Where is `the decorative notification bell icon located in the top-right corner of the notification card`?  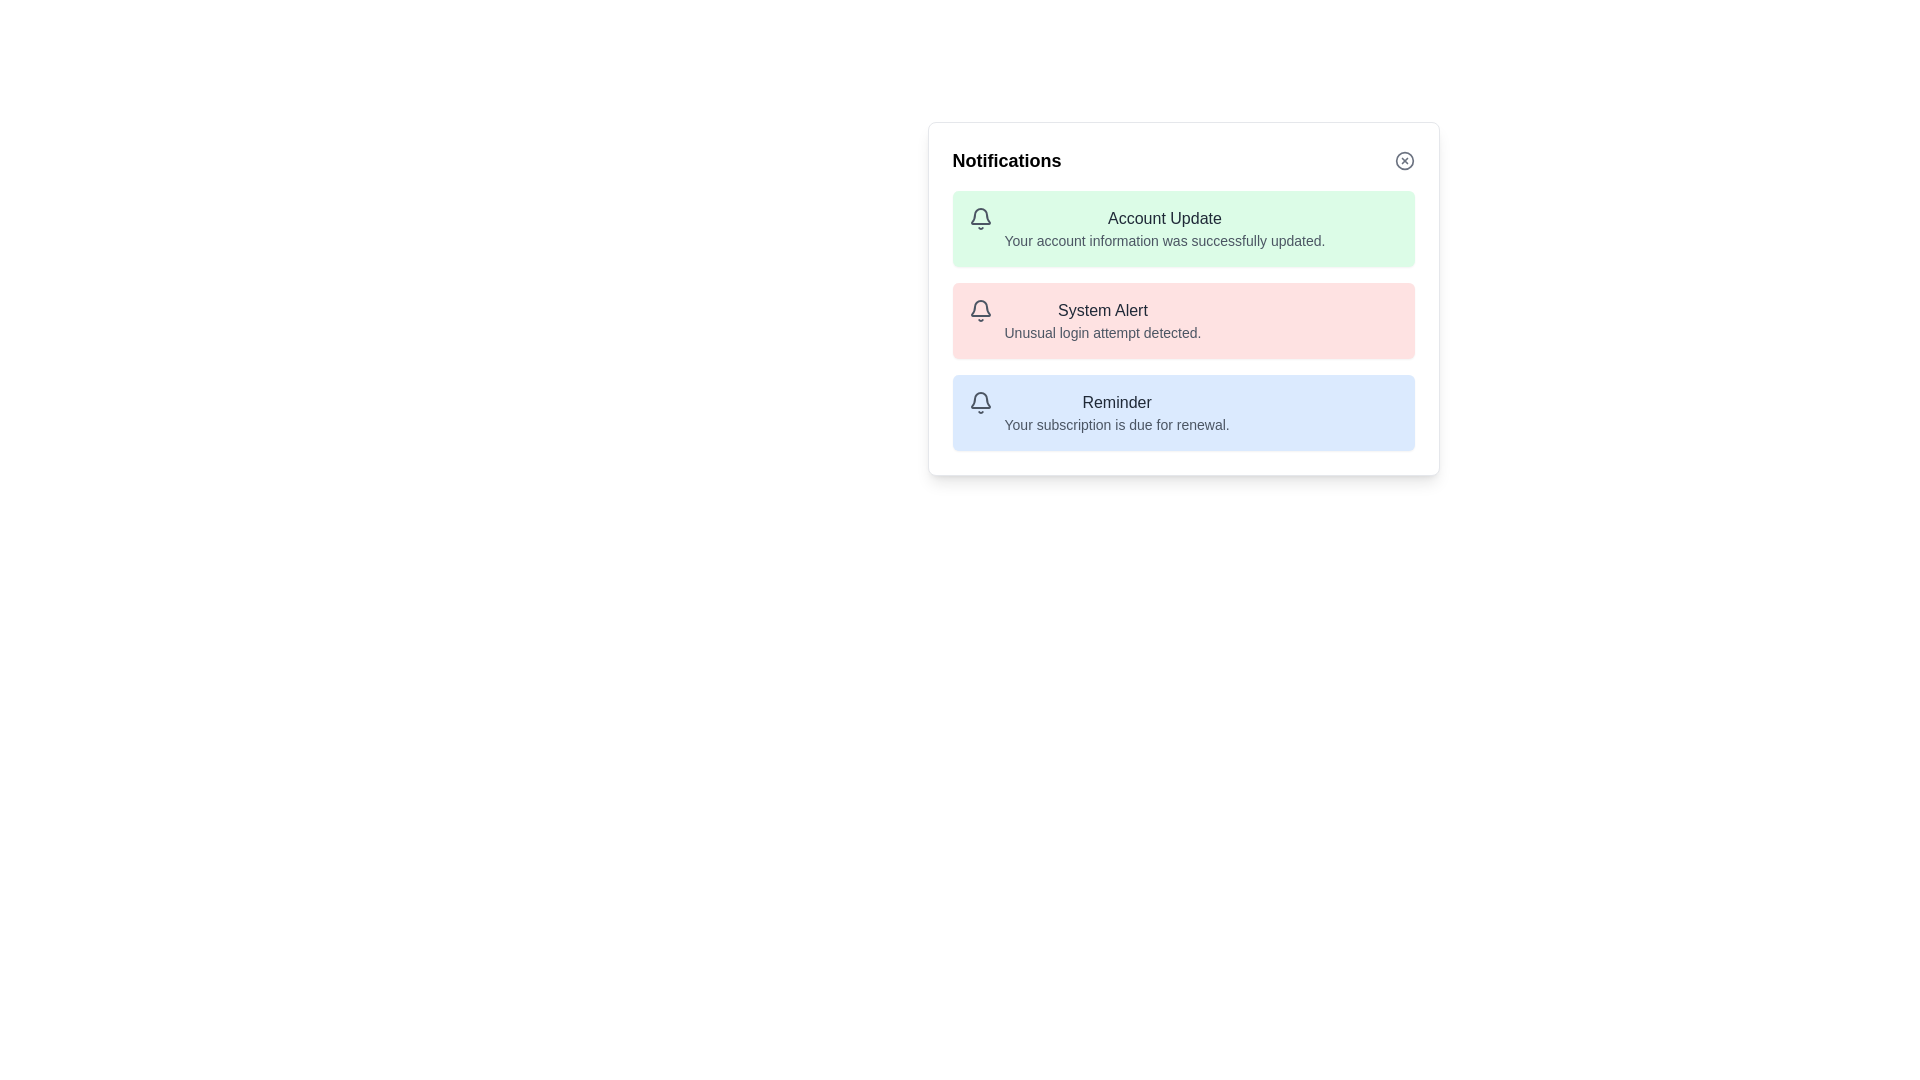
the decorative notification bell icon located in the top-right corner of the notification card is located at coordinates (980, 216).